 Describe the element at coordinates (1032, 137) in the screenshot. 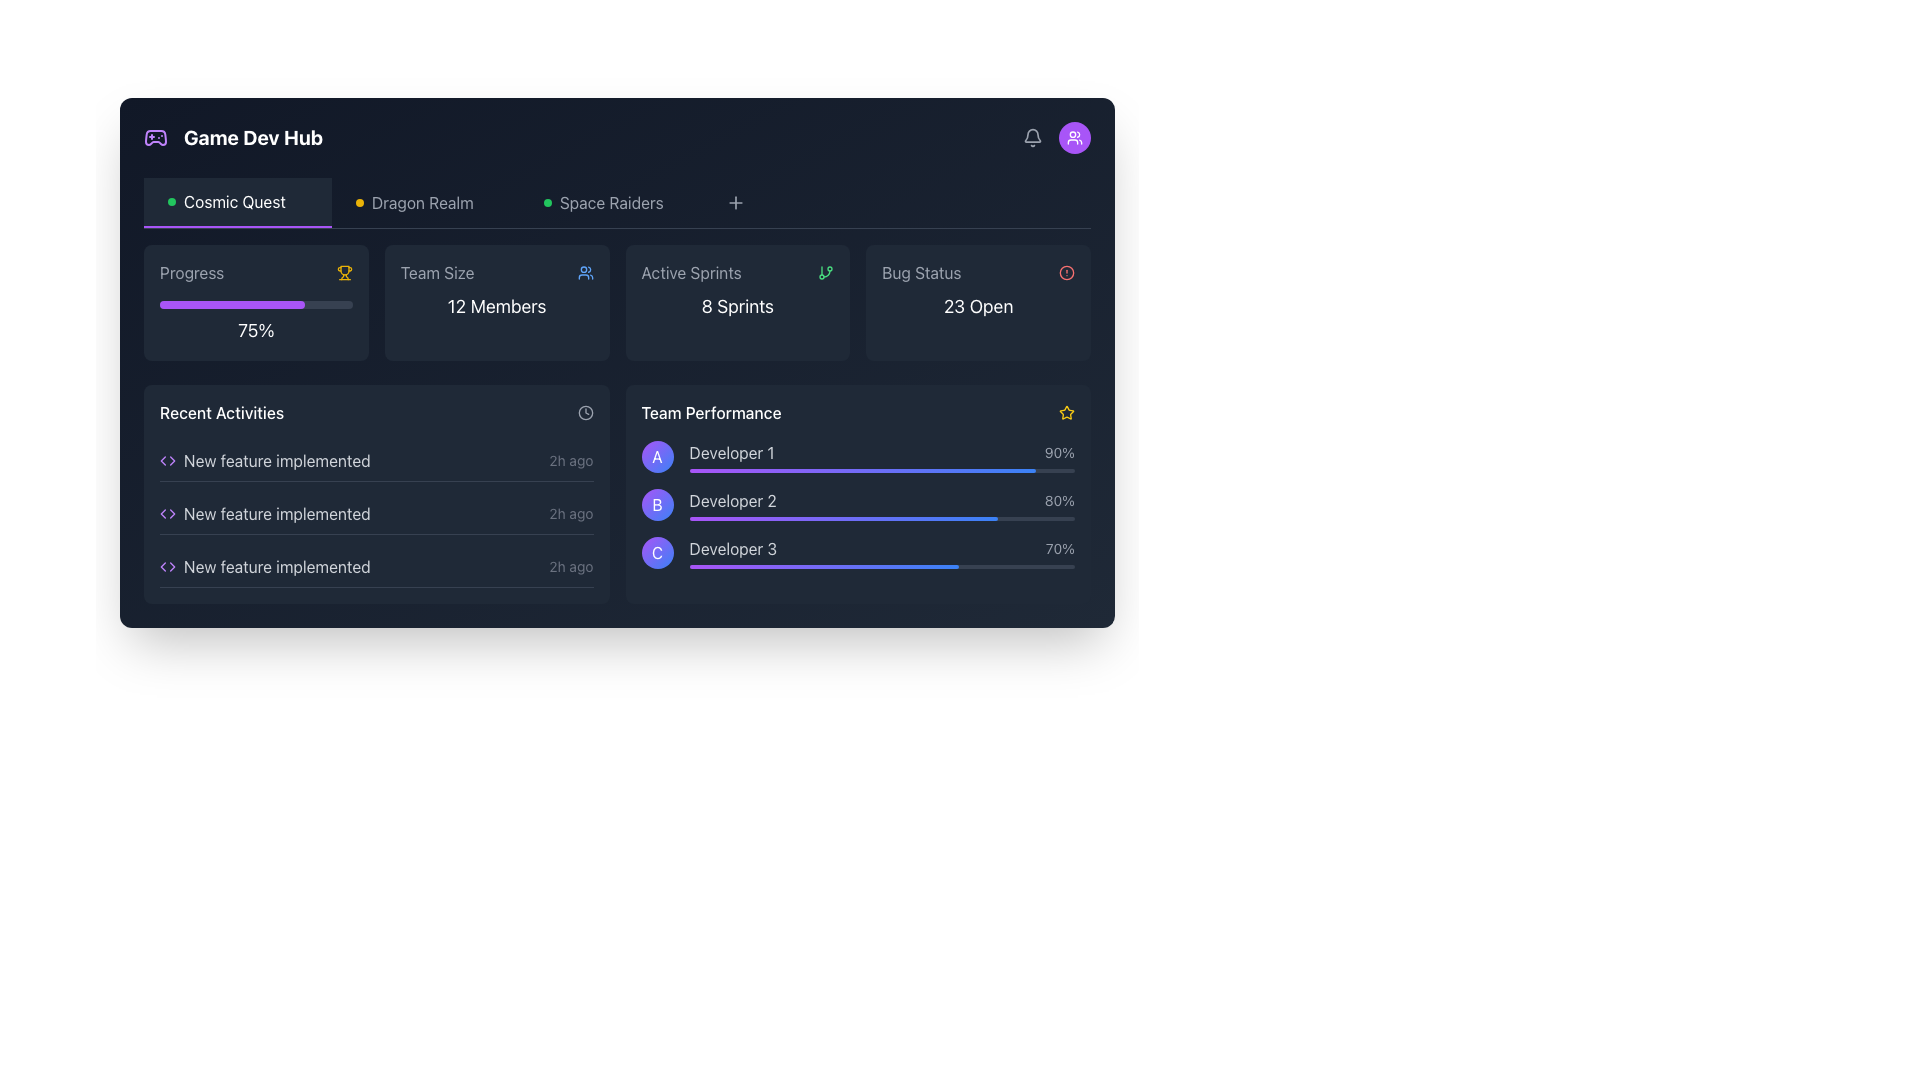

I see `the bell-shaped notification icon located in the top-right corner of the interface to change its appearance from gray to white` at that location.